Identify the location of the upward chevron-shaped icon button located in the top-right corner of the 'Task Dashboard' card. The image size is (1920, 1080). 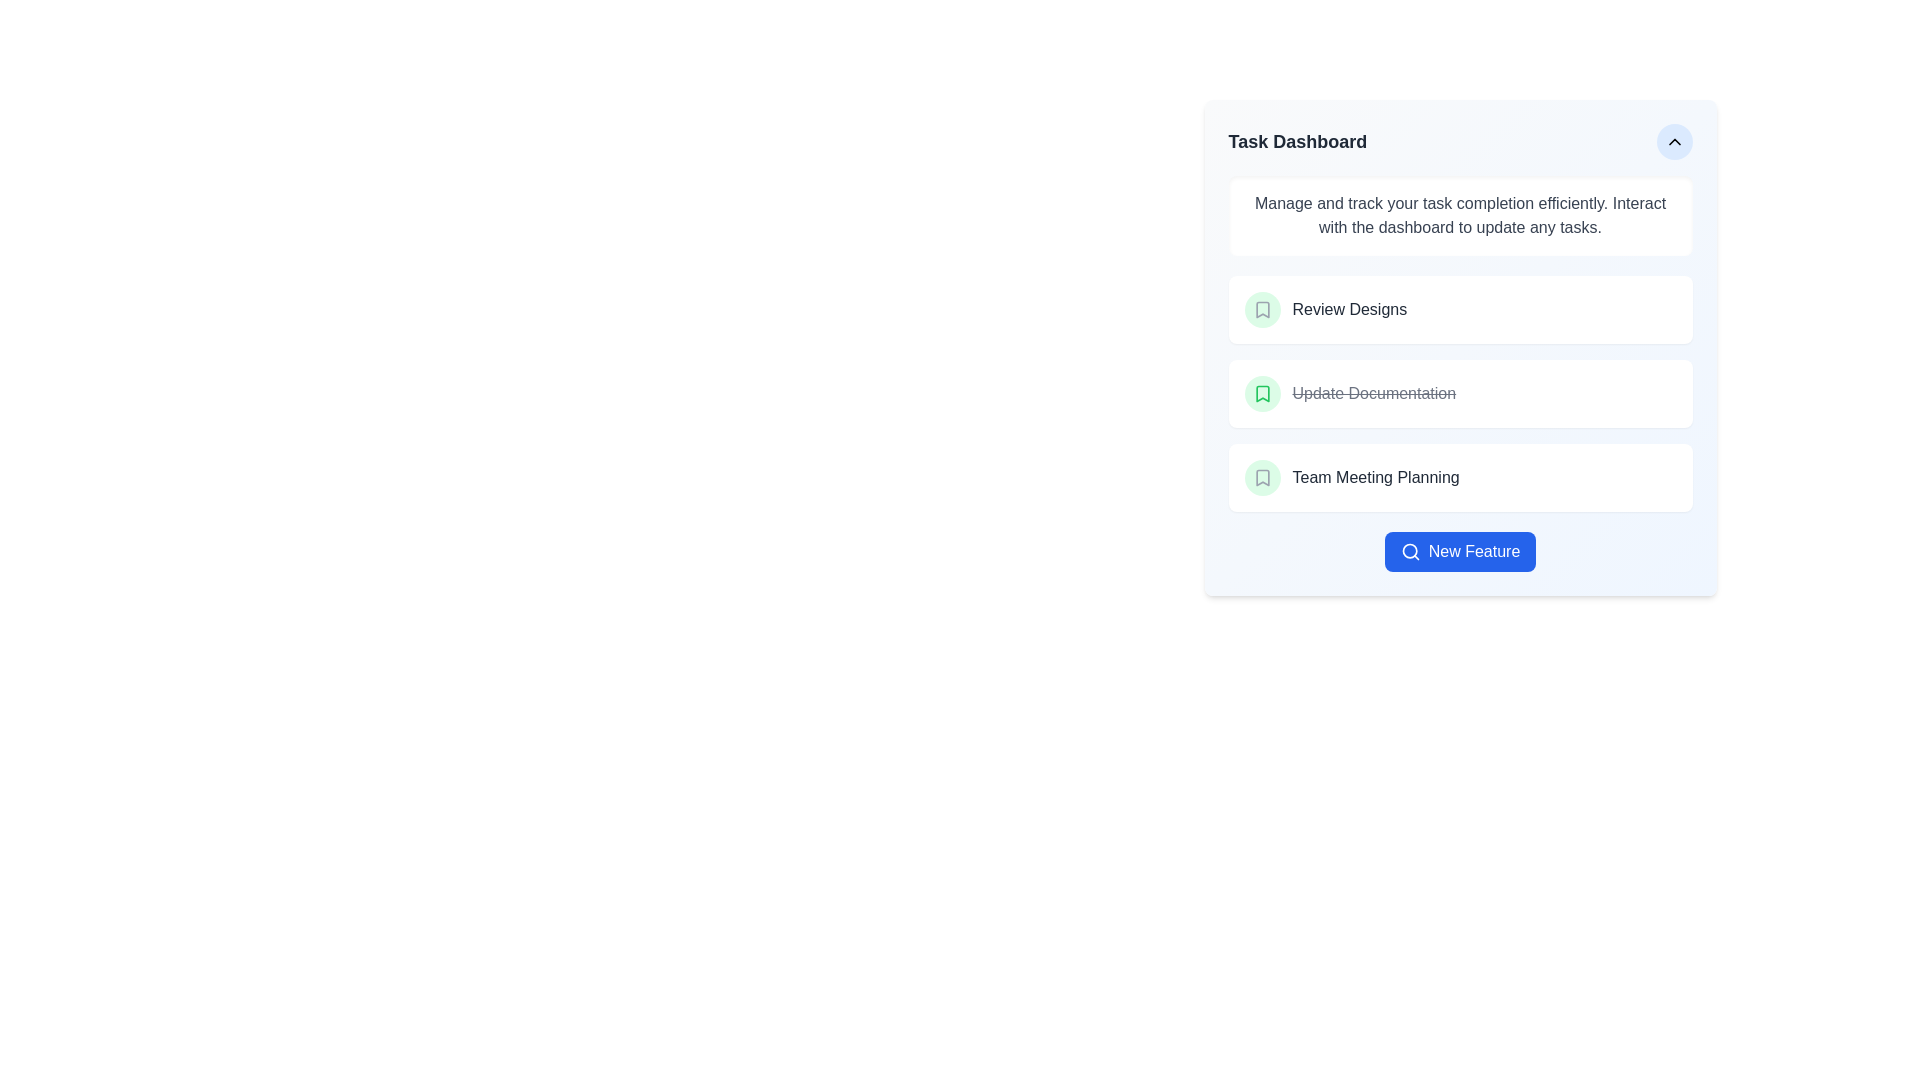
(1674, 141).